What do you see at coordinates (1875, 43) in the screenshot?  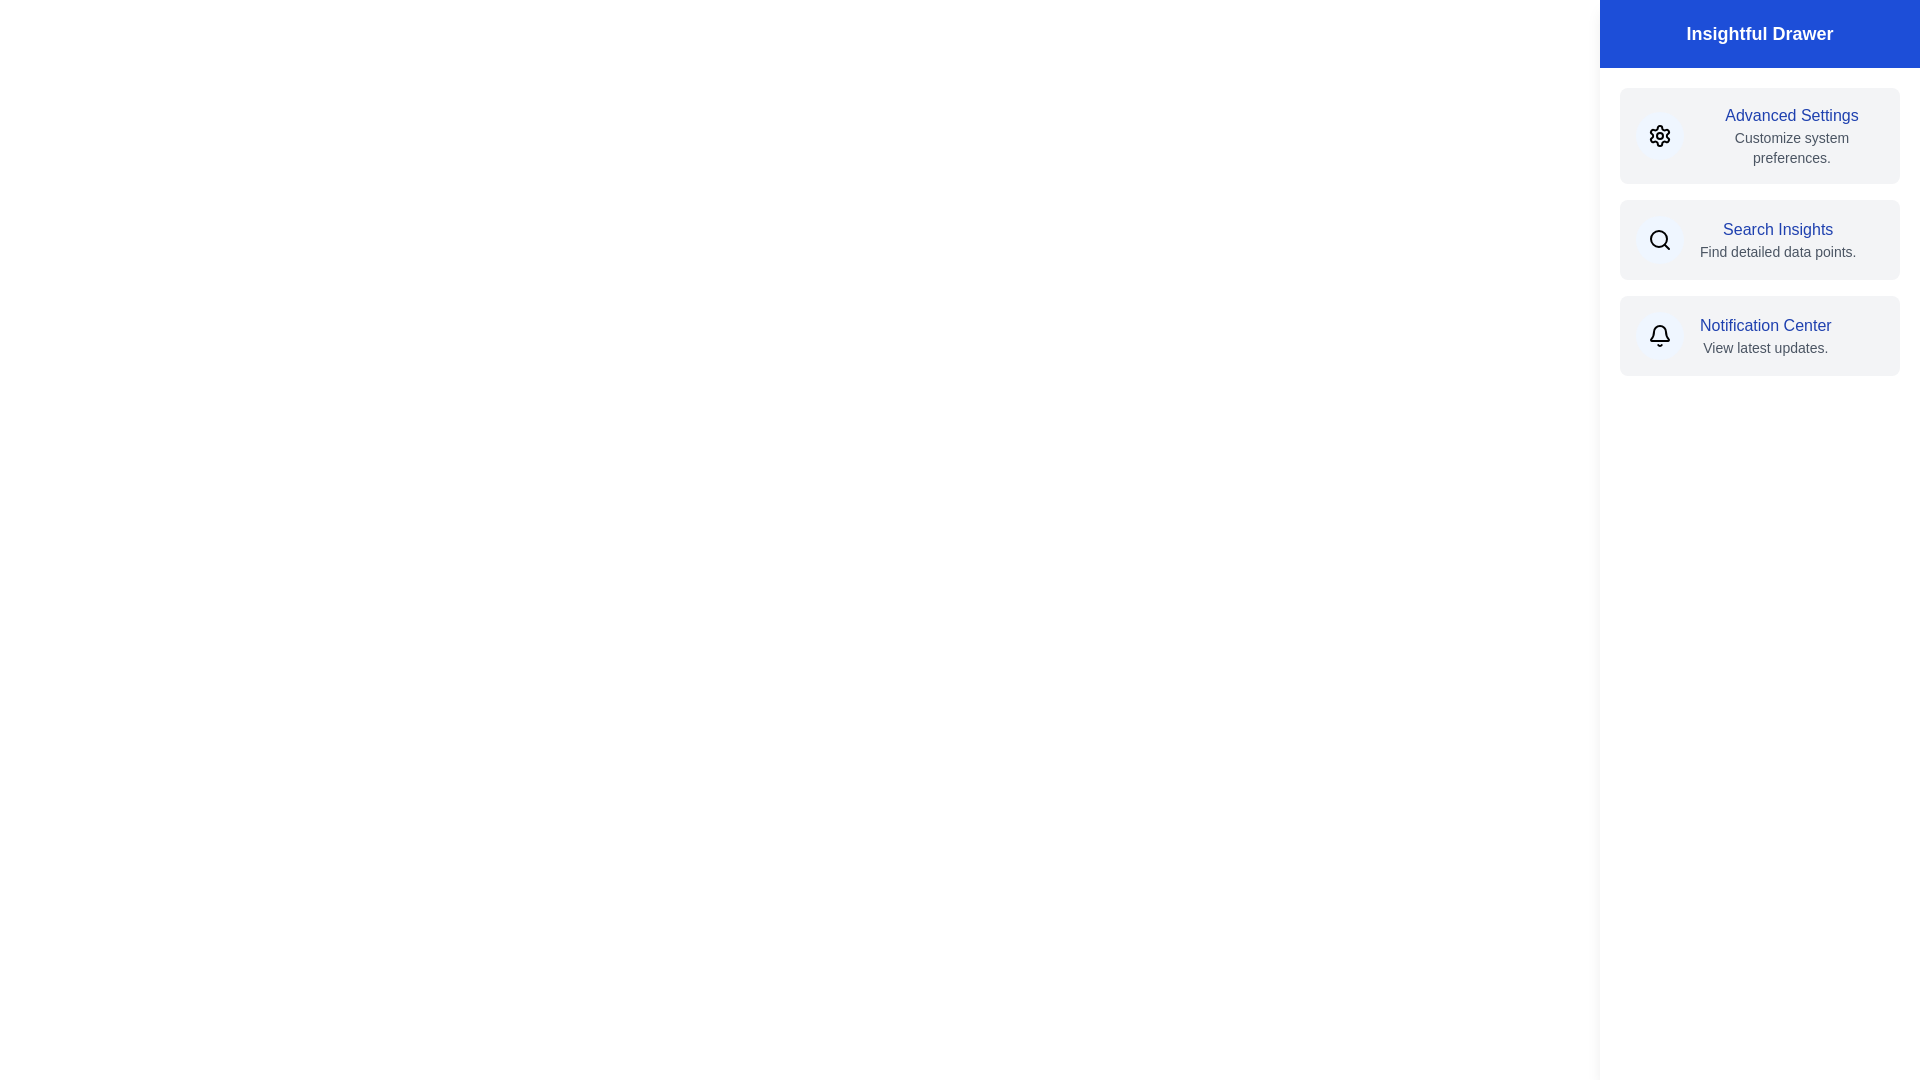 I see `toggle button at the top-right corner to toggle the drawer` at bounding box center [1875, 43].